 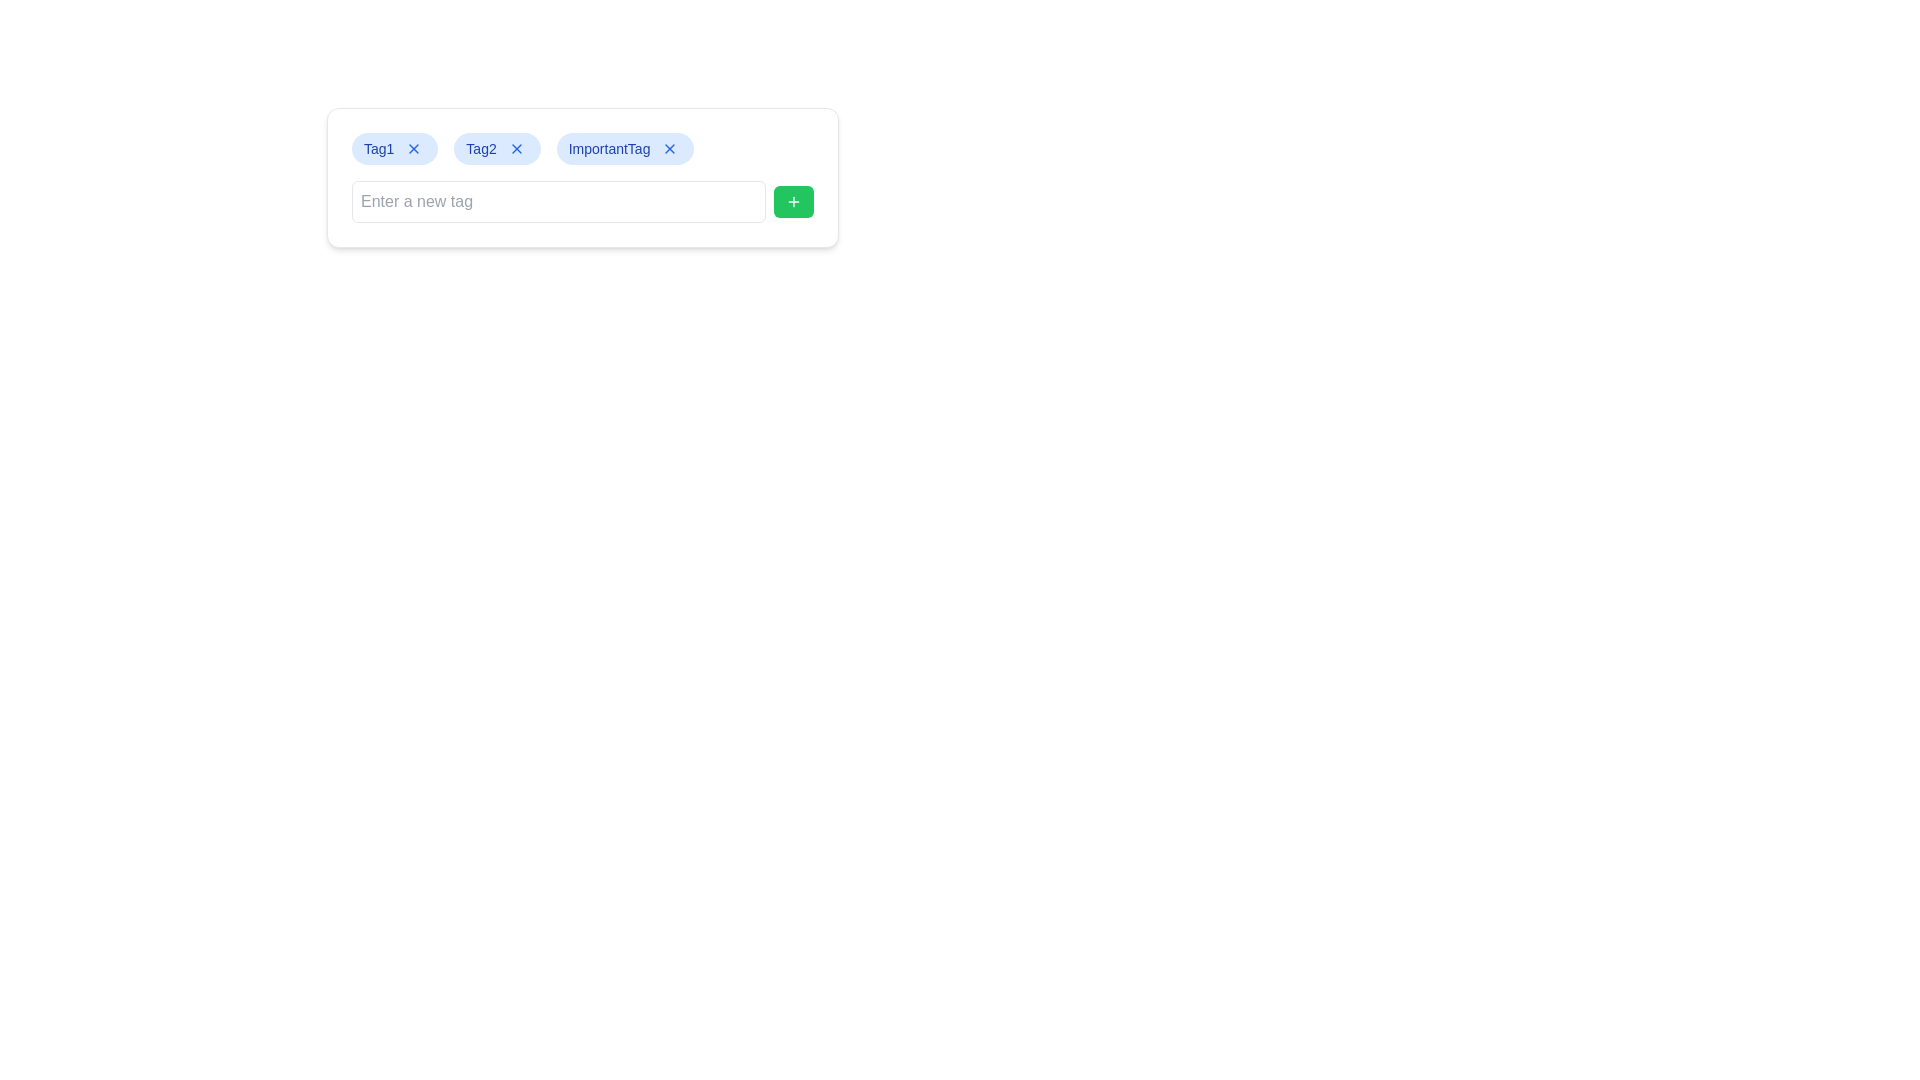 I want to click on the button that removes the associated tag 'Tag1', so click(x=413, y=148).